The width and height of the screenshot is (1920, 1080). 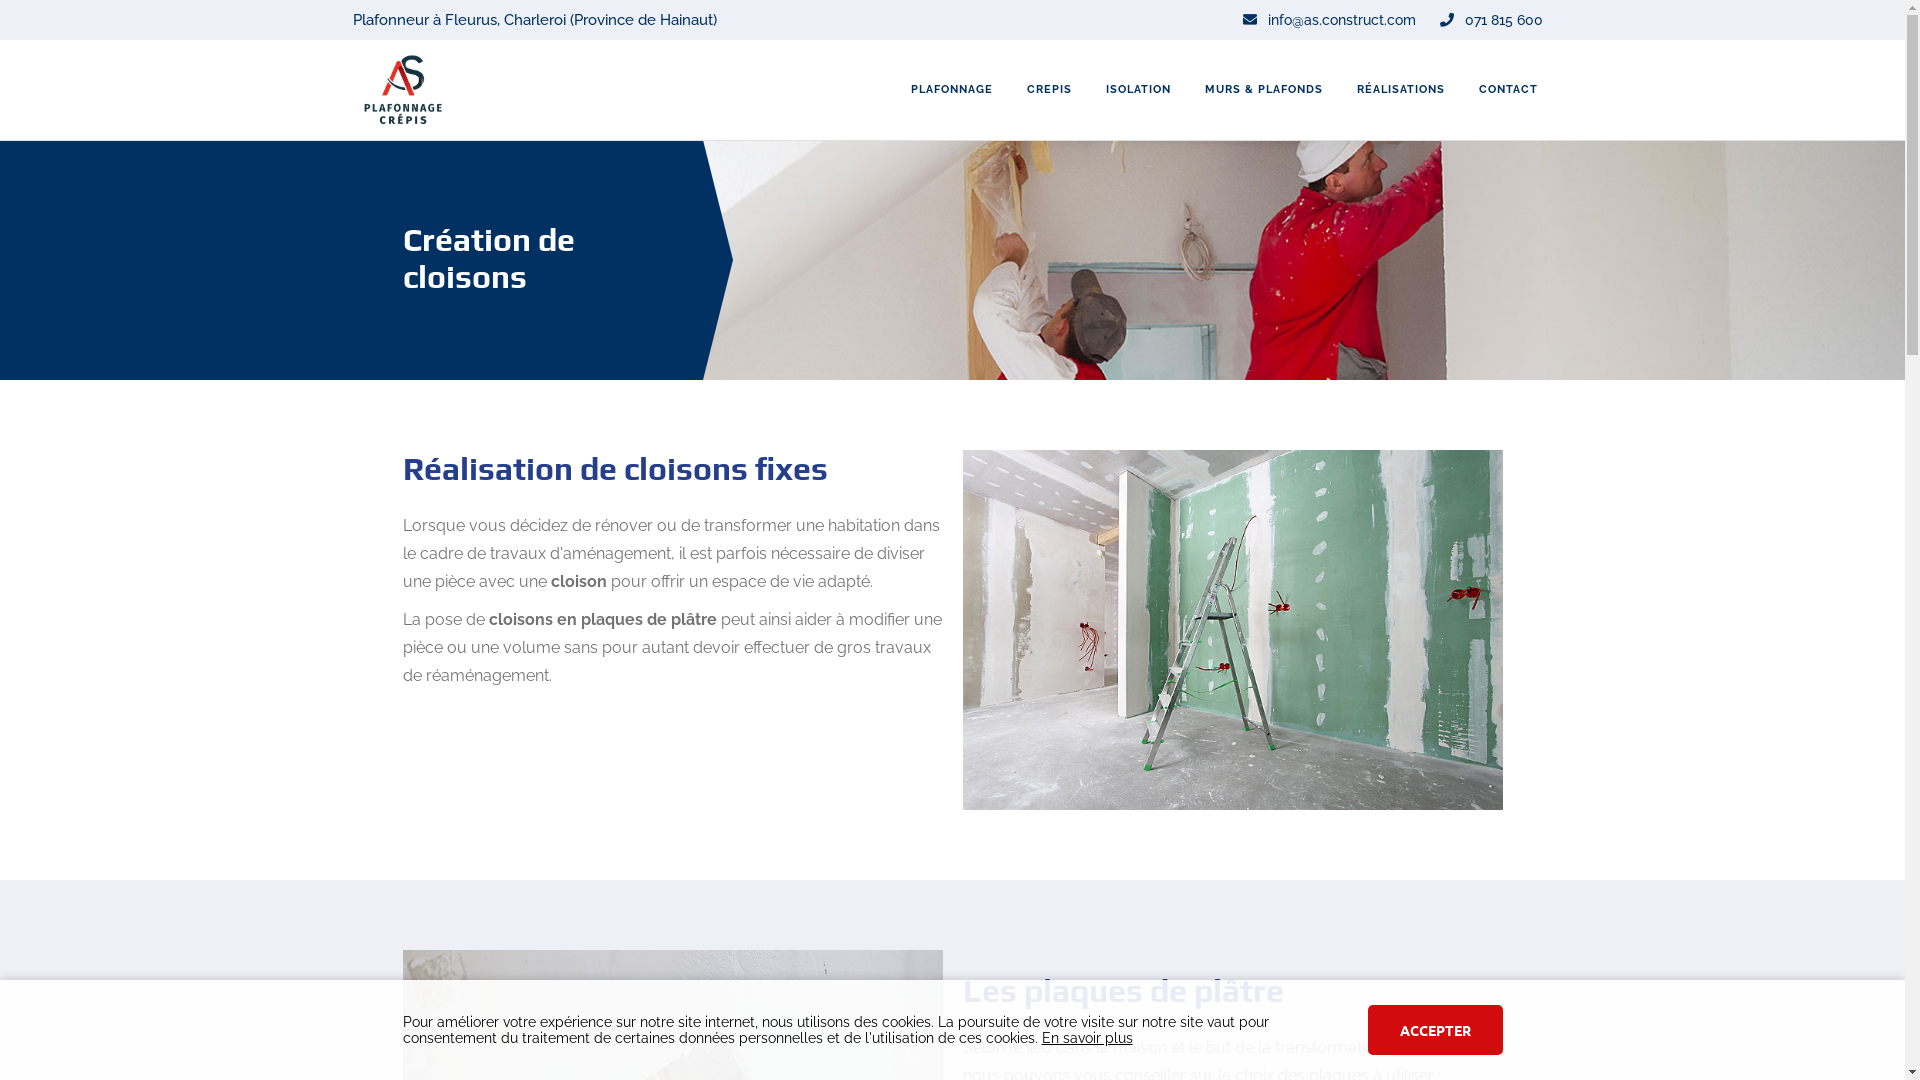 I want to click on 'ISOLATION', so click(x=1088, y=88).